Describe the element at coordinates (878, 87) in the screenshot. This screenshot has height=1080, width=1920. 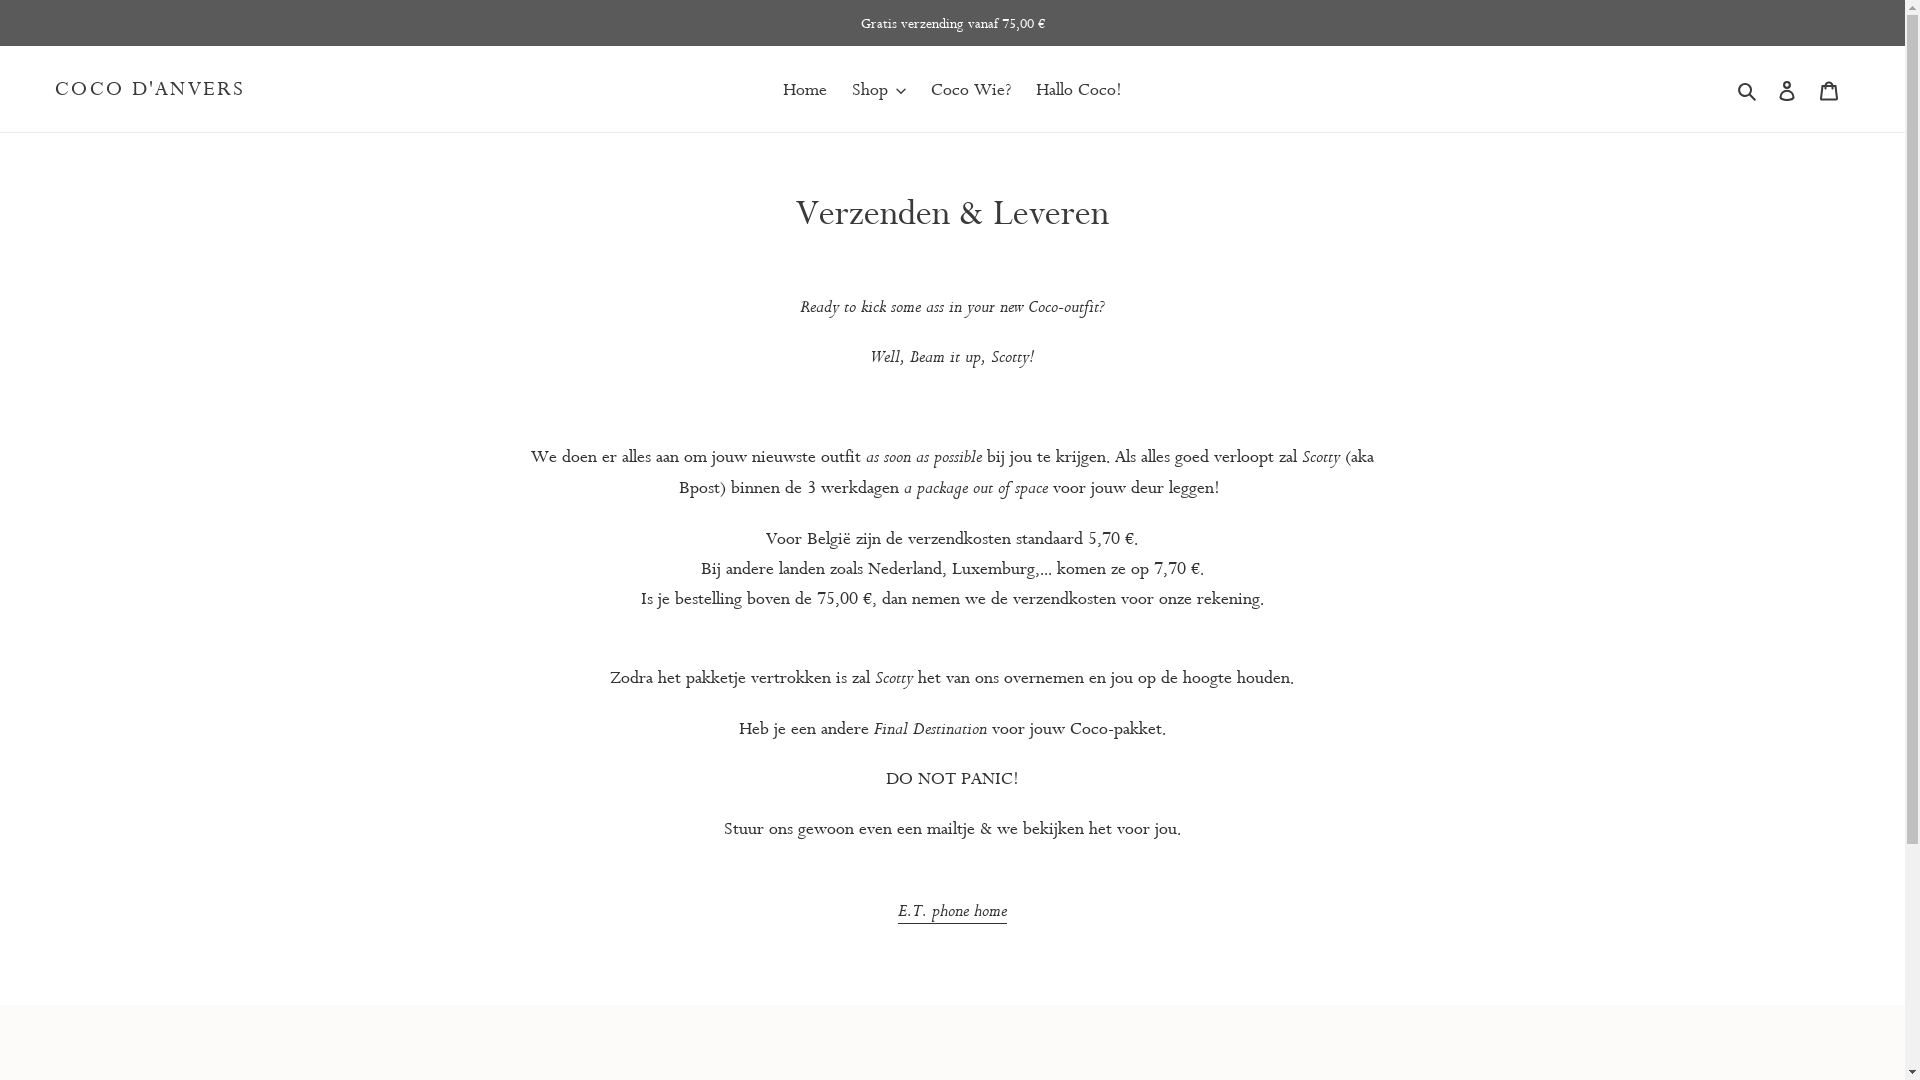
I see `'Shop'` at that location.